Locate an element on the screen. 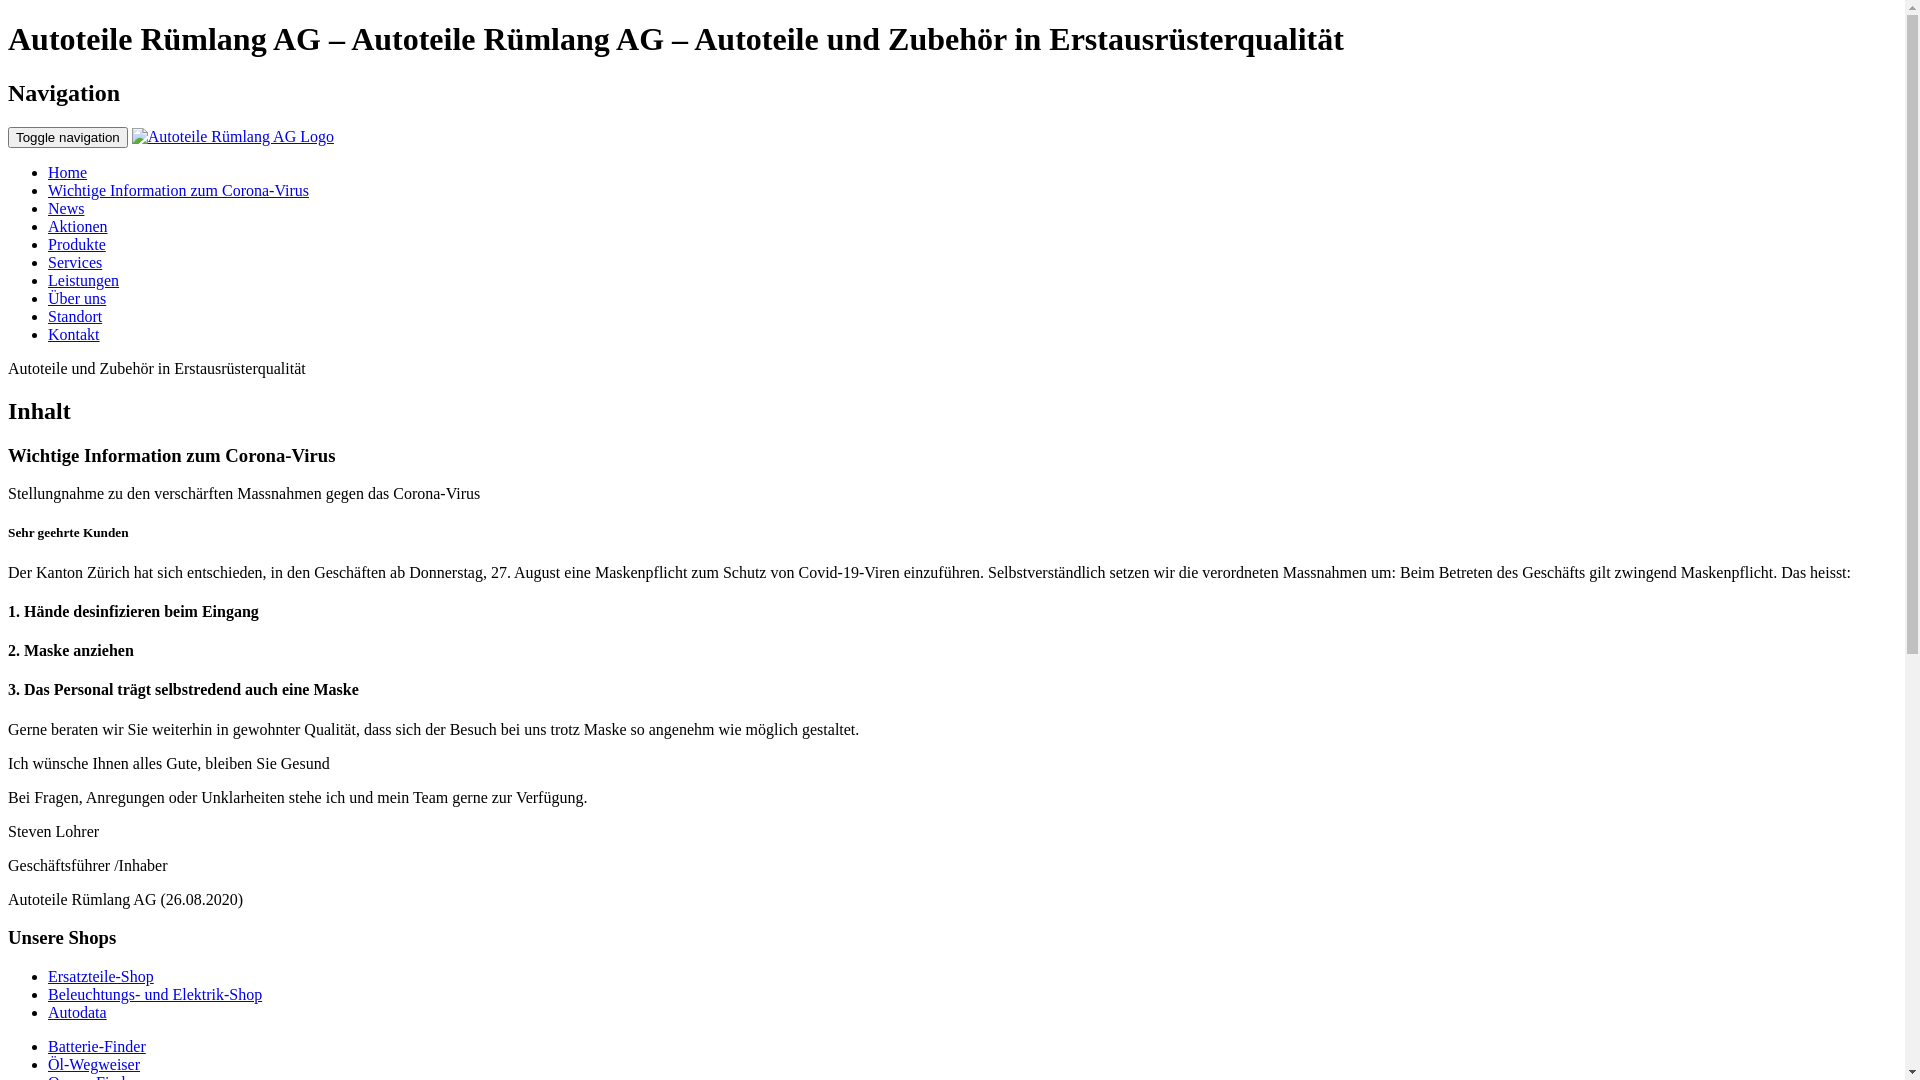 This screenshot has height=1080, width=1920. 'Batterie-Finder' is located at coordinates (95, 1045).